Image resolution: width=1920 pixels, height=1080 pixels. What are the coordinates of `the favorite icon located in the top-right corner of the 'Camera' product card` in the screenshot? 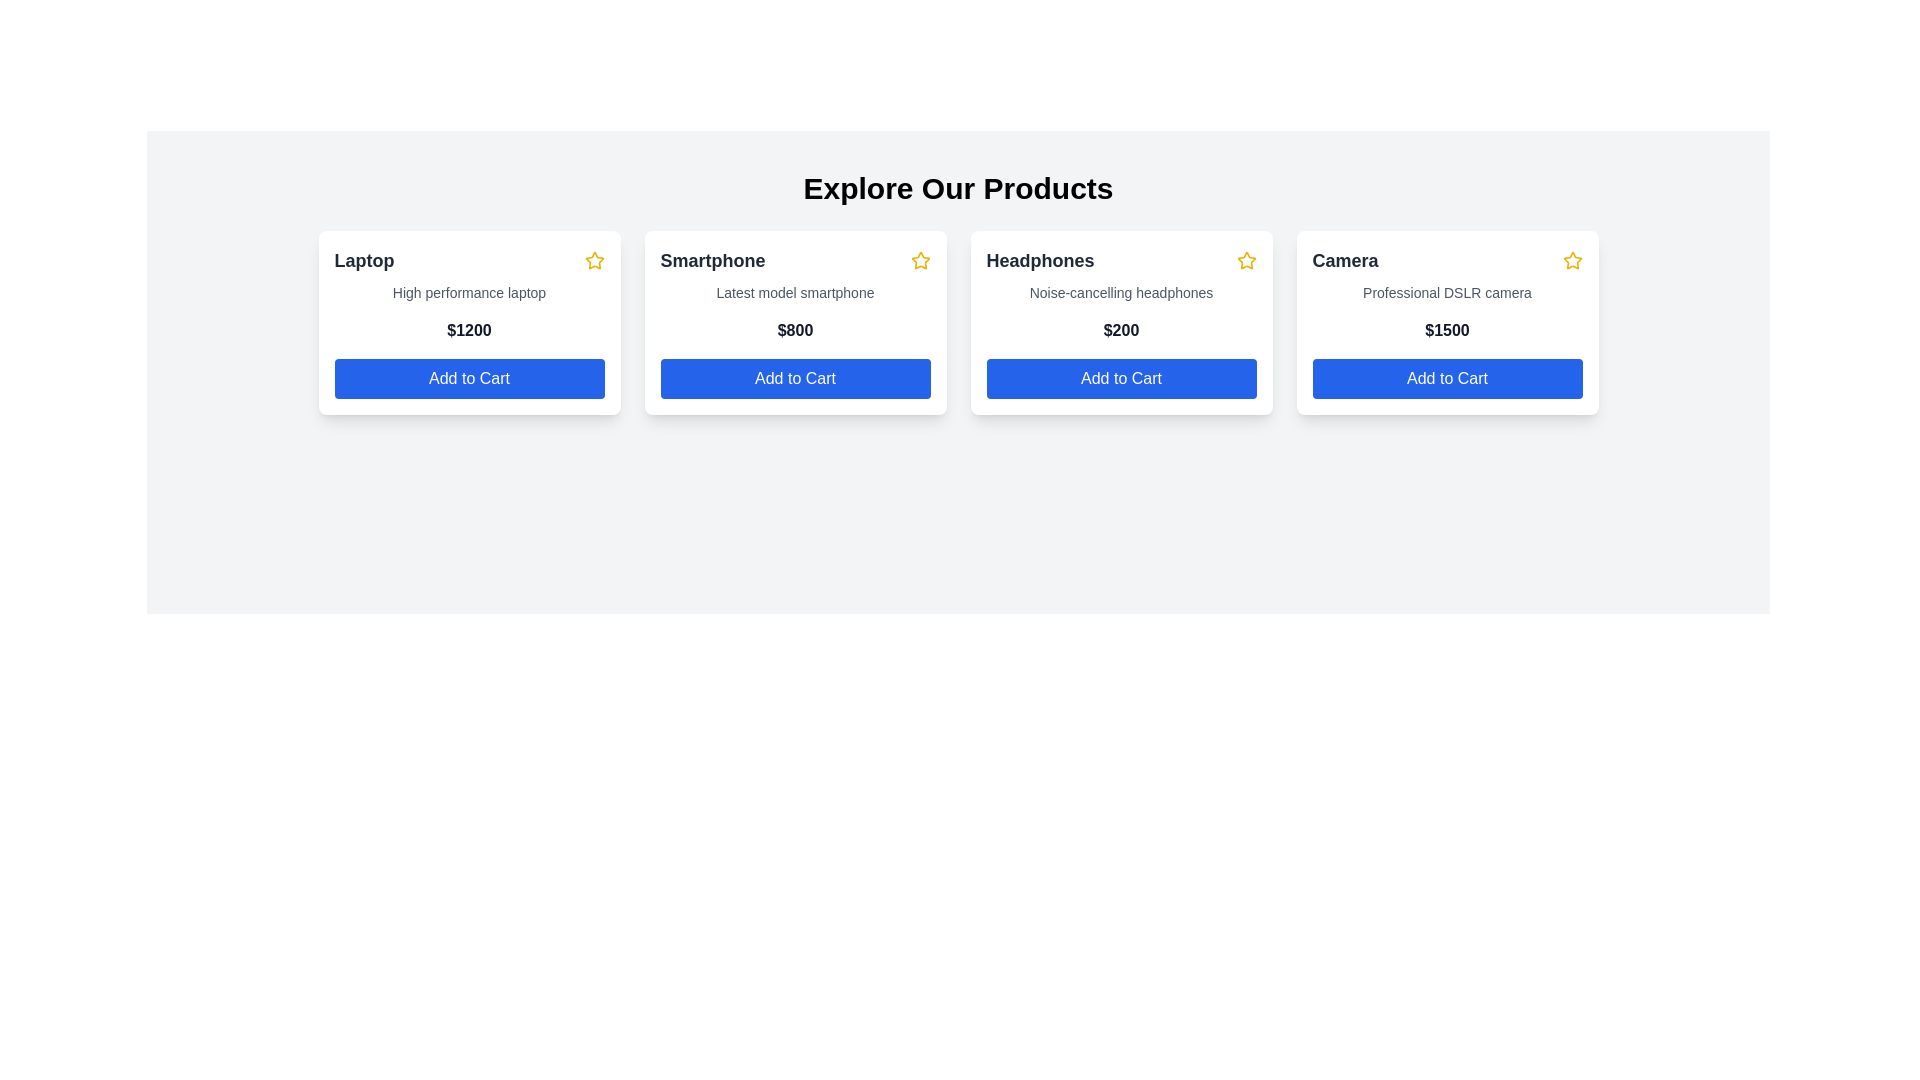 It's located at (1571, 260).